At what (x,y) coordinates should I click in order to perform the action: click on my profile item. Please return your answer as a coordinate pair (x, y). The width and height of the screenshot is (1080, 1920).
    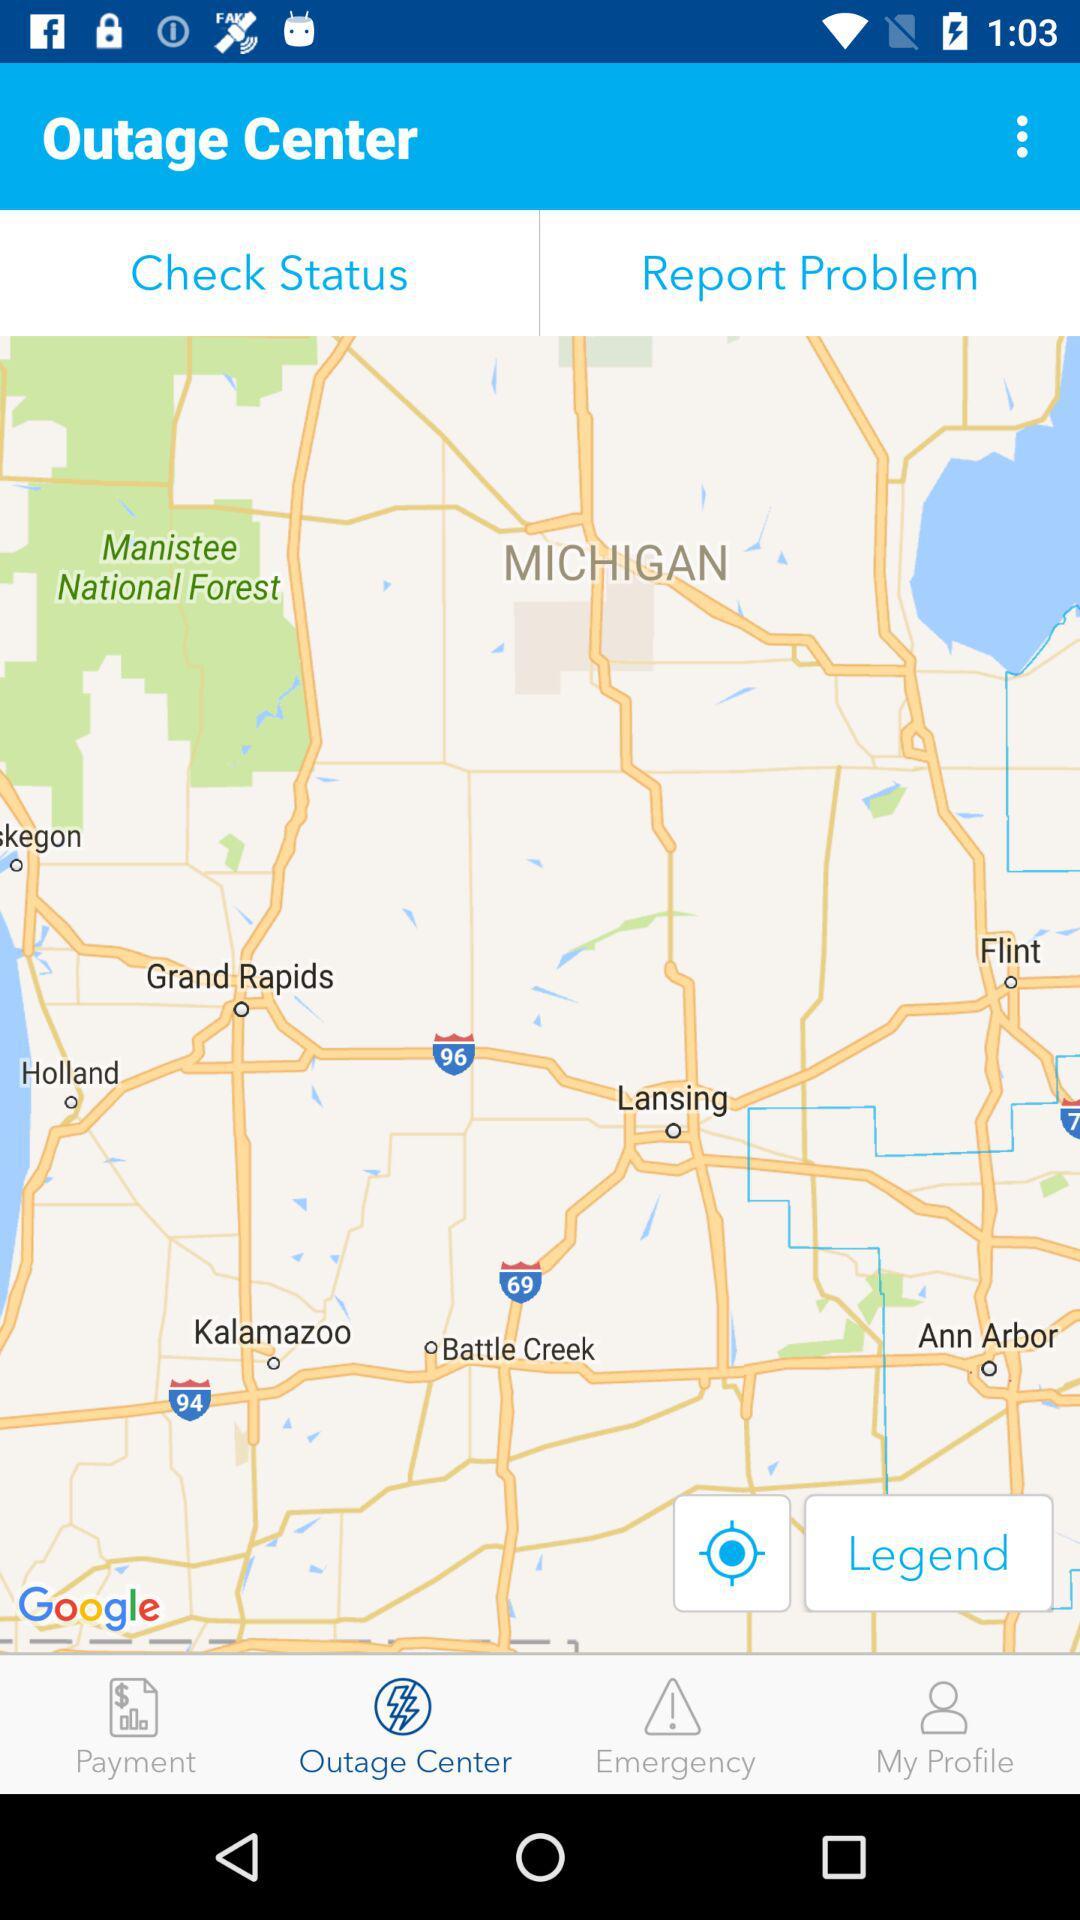
    Looking at the image, I should click on (945, 1723).